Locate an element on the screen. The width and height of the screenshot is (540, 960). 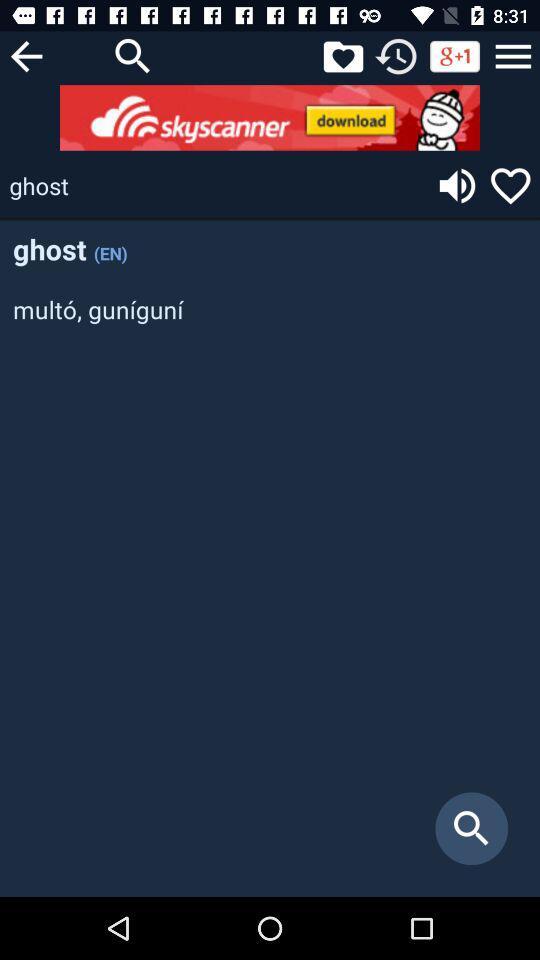
back is located at coordinates (25, 55).